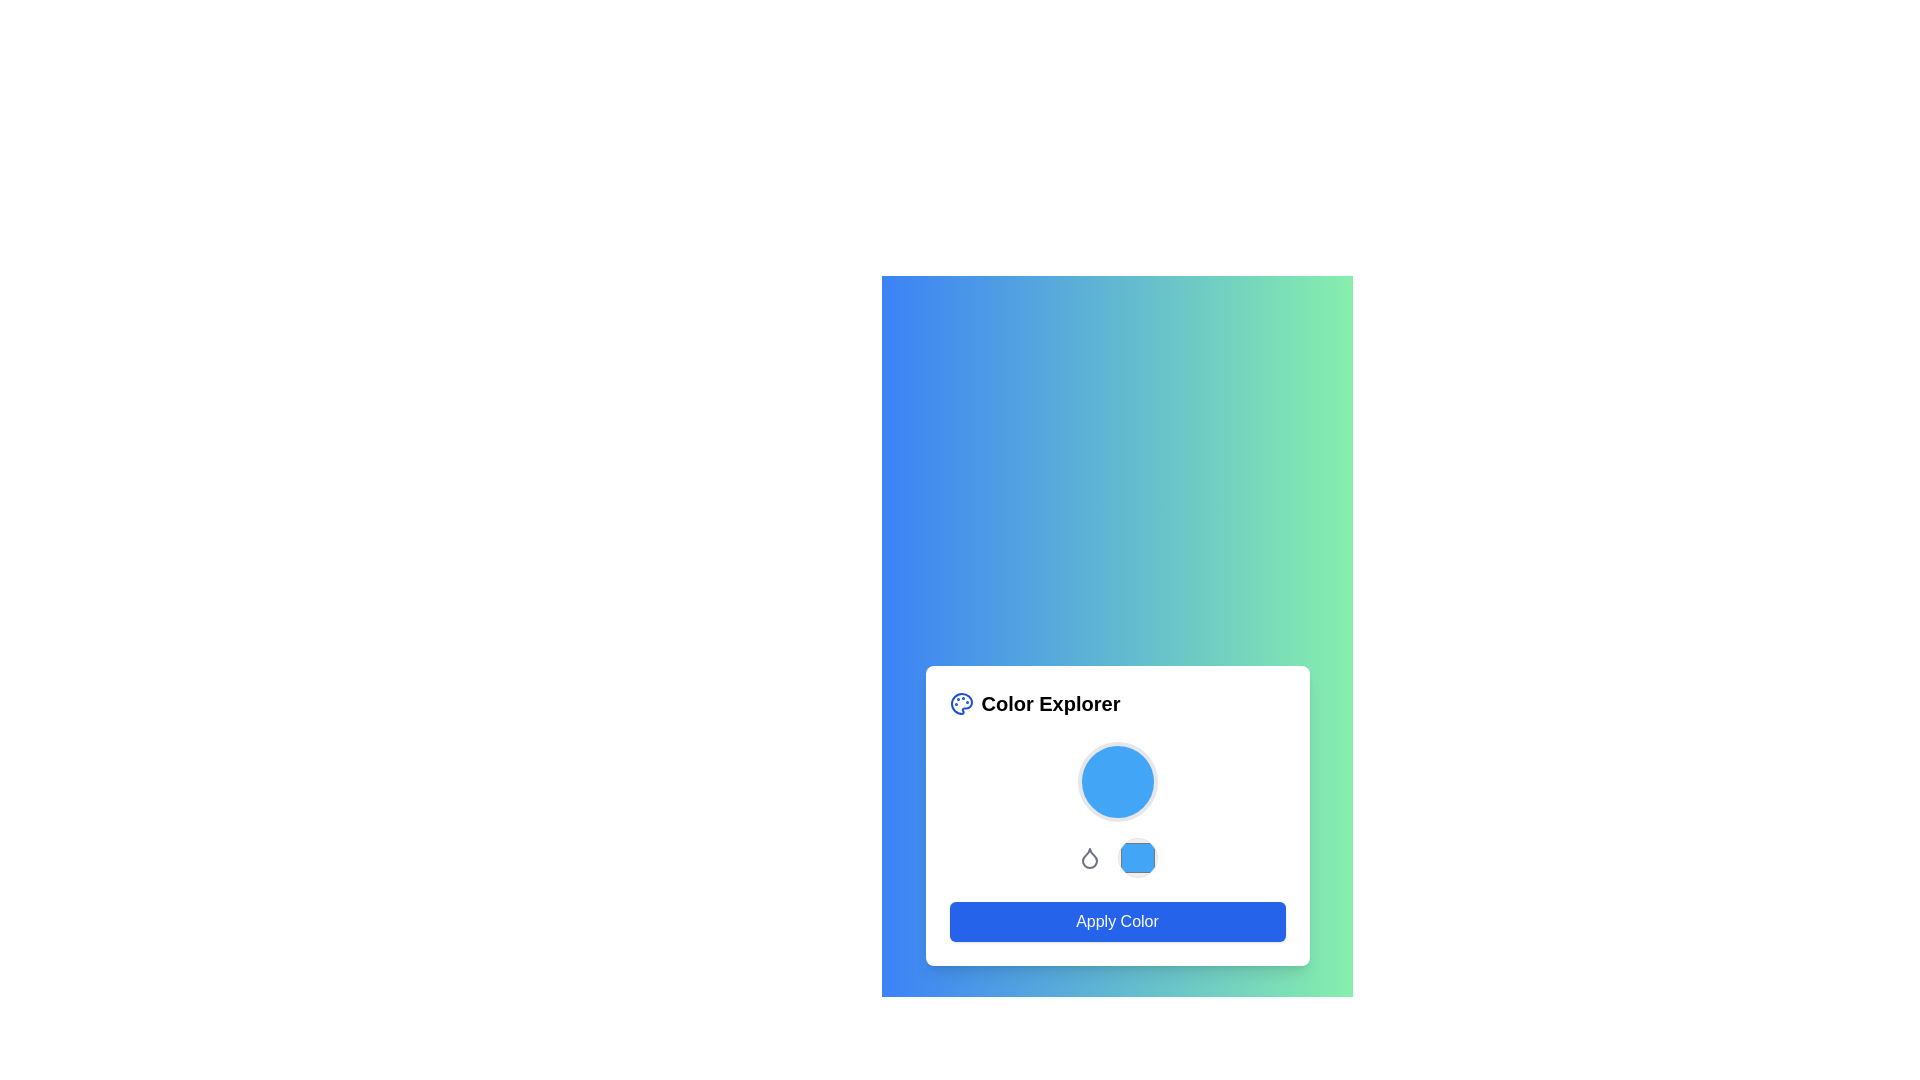 The width and height of the screenshot is (1920, 1080). Describe the element at coordinates (1116, 703) in the screenshot. I see `title text of the Header with Icon that serves as the title for the color explorer tool section in the upper part of the card interface` at that location.